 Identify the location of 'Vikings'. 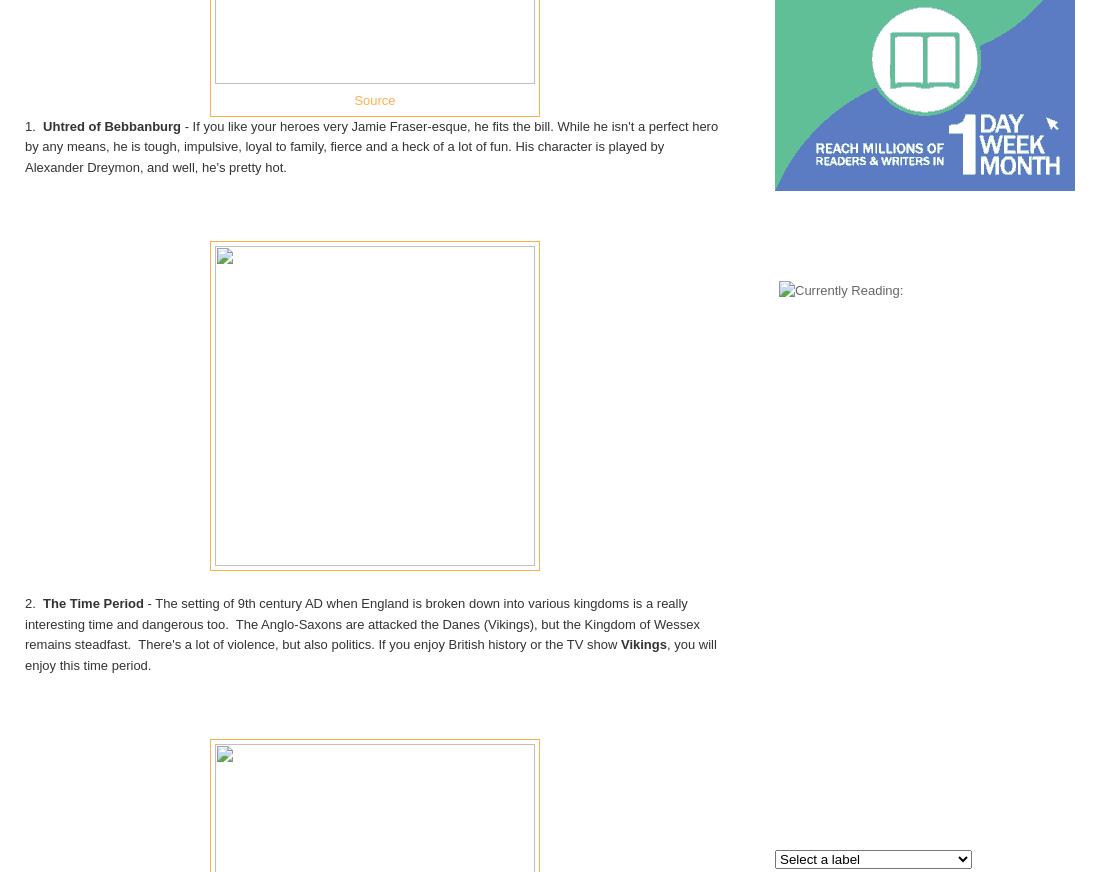
(642, 644).